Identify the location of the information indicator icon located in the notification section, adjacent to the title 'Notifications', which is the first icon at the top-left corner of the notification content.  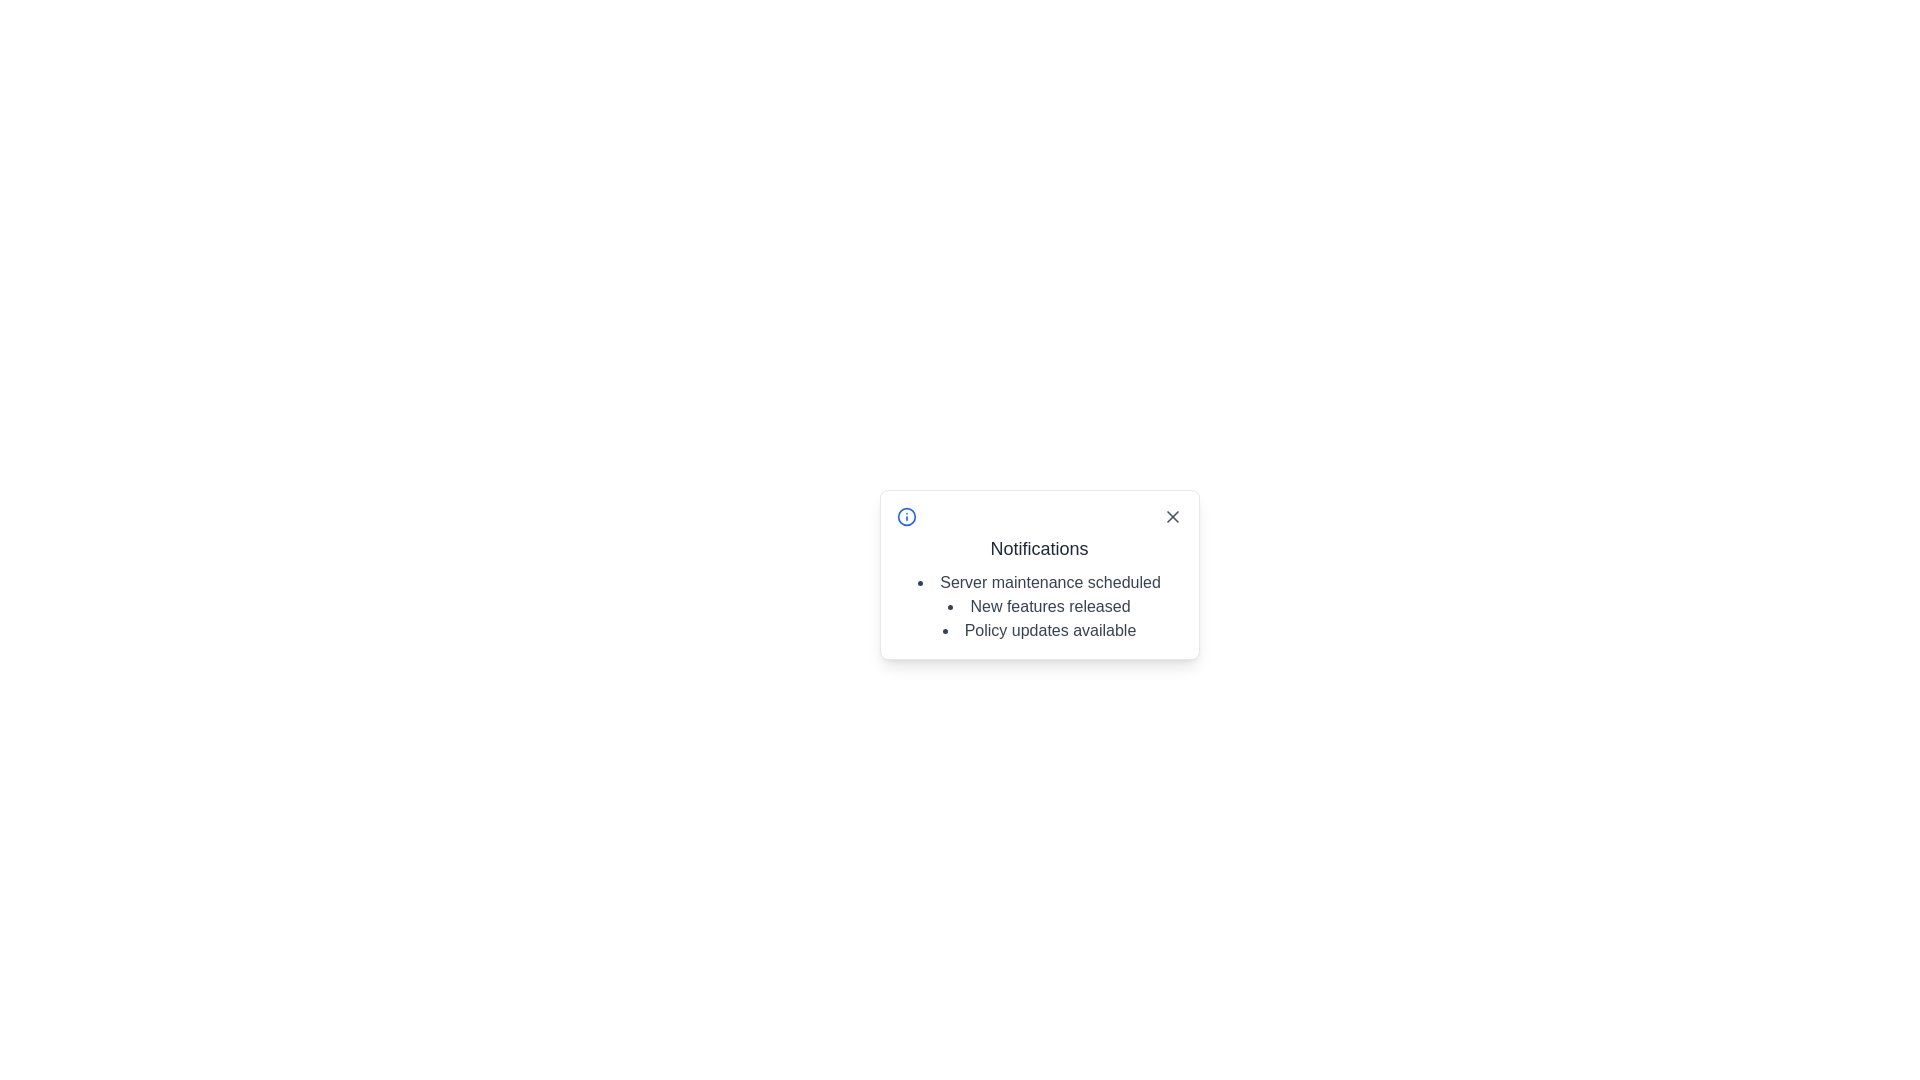
(905, 515).